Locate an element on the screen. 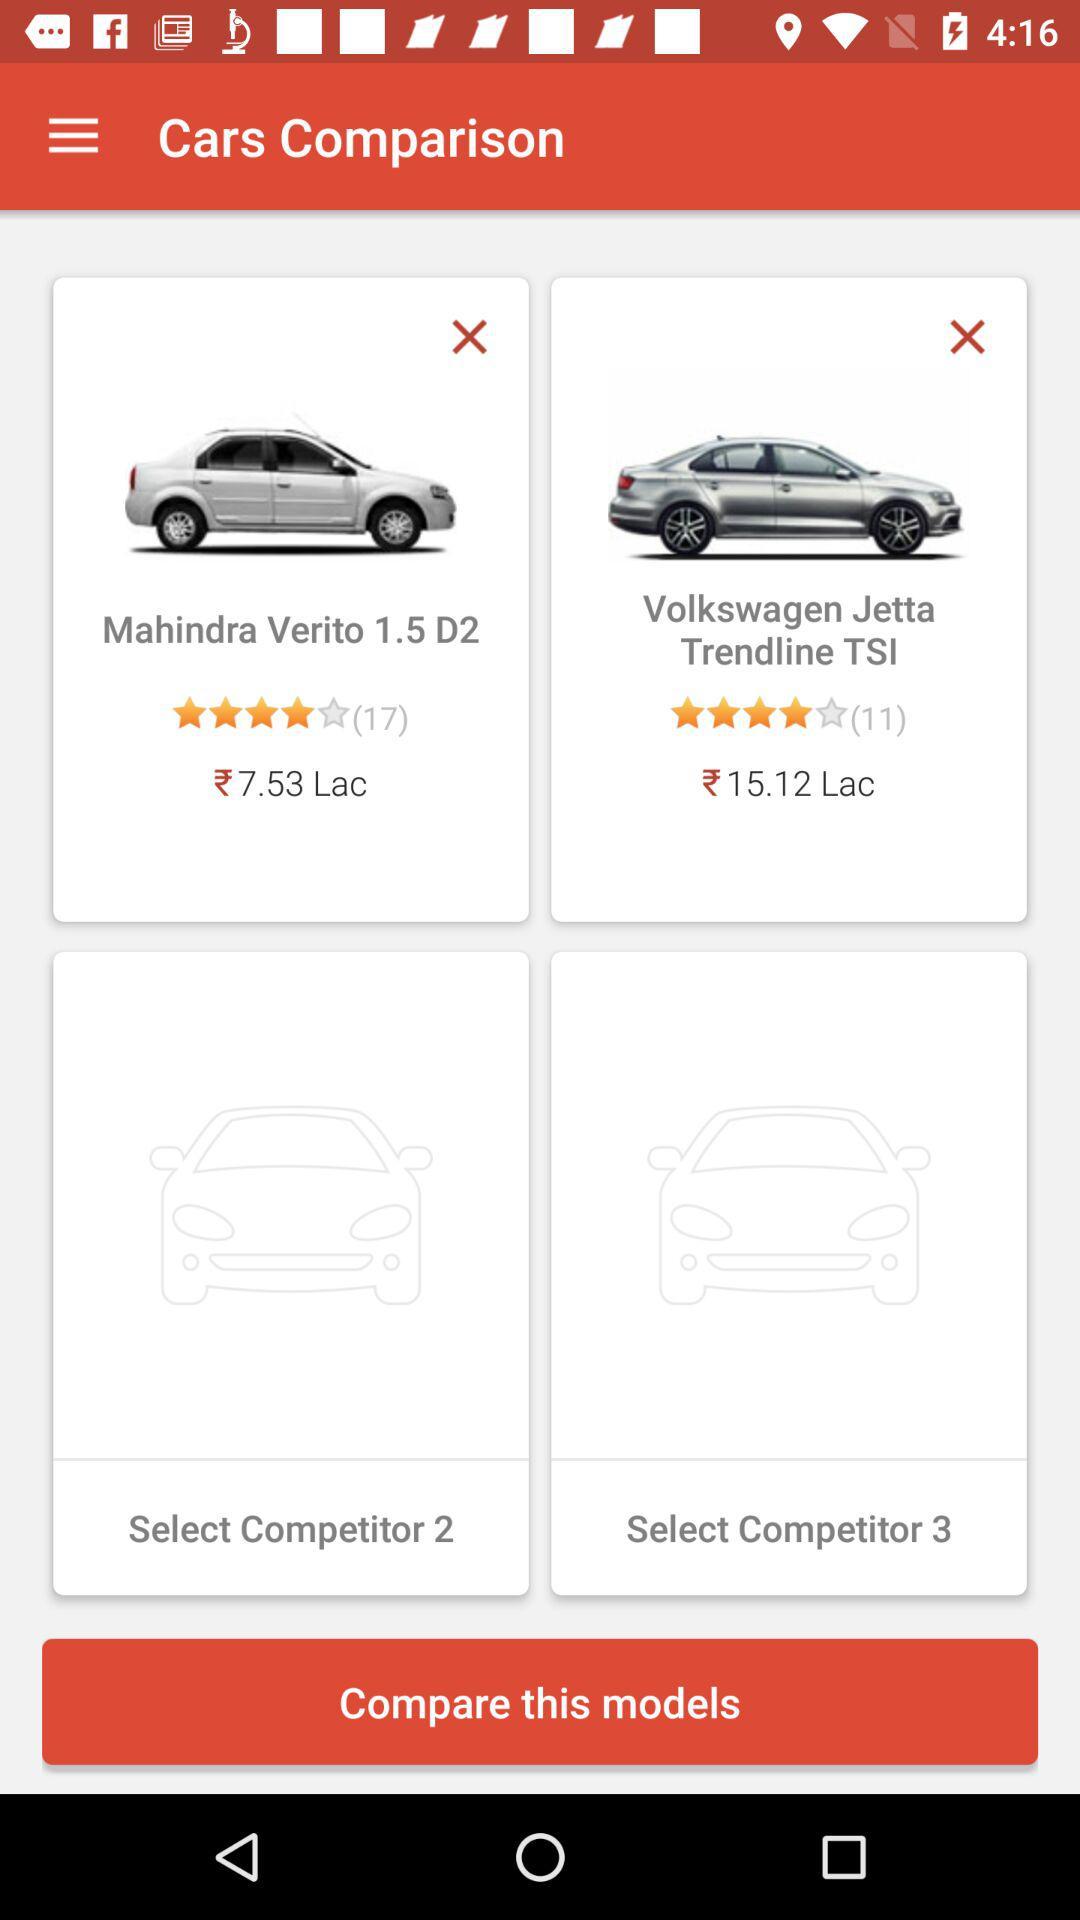  the app to the left of the cars comparison item is located at coordinates (72, 135).